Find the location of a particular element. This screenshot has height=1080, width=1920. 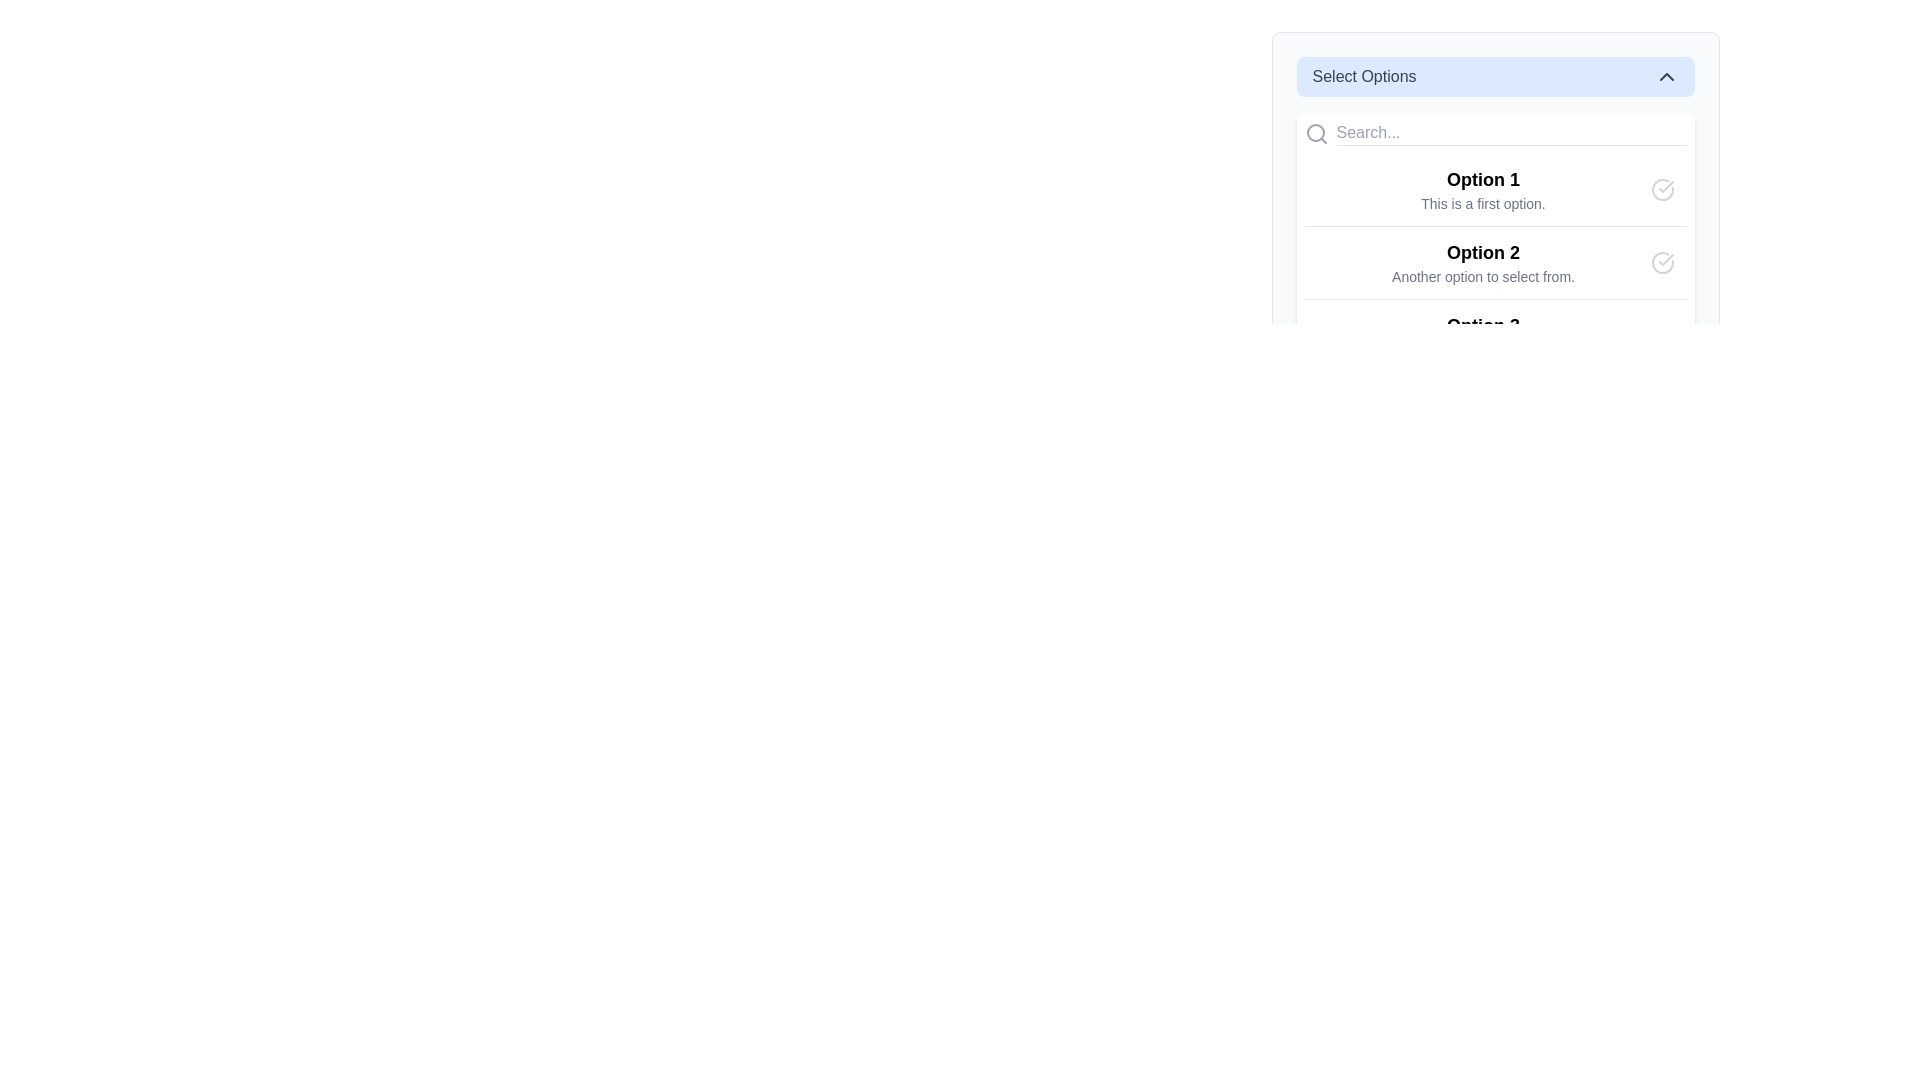

the checkmark circle indicator icon located is located at coordinates (1662, 334).